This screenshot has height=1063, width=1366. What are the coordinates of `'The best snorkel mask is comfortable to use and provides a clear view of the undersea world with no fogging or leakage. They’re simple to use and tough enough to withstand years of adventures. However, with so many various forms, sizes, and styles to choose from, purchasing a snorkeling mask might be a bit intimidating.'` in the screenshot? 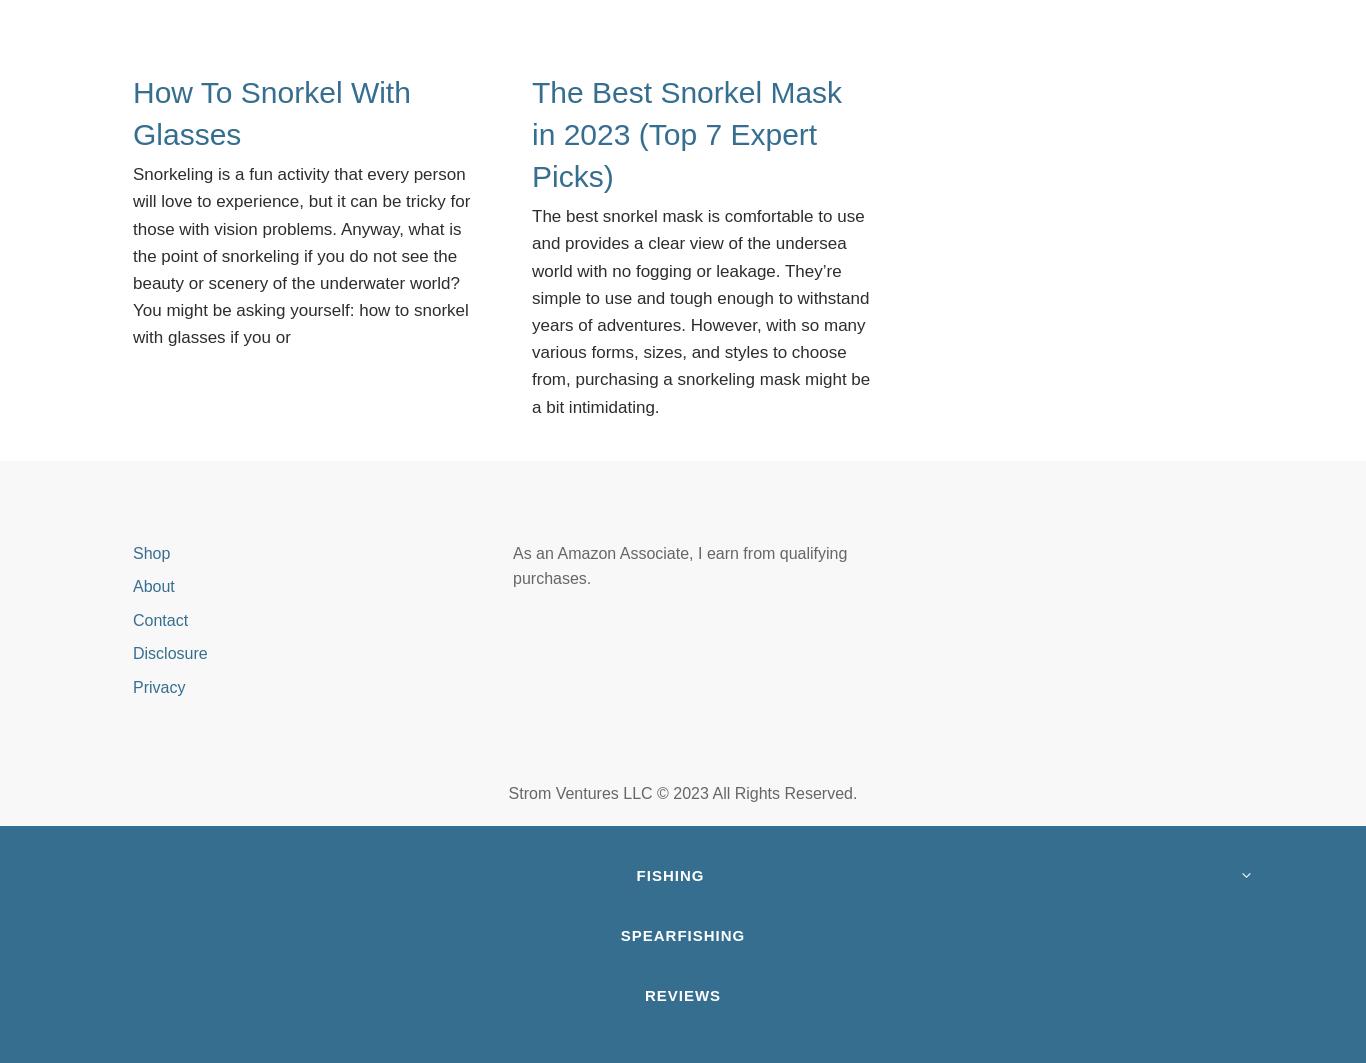 It's located at (701, 311).